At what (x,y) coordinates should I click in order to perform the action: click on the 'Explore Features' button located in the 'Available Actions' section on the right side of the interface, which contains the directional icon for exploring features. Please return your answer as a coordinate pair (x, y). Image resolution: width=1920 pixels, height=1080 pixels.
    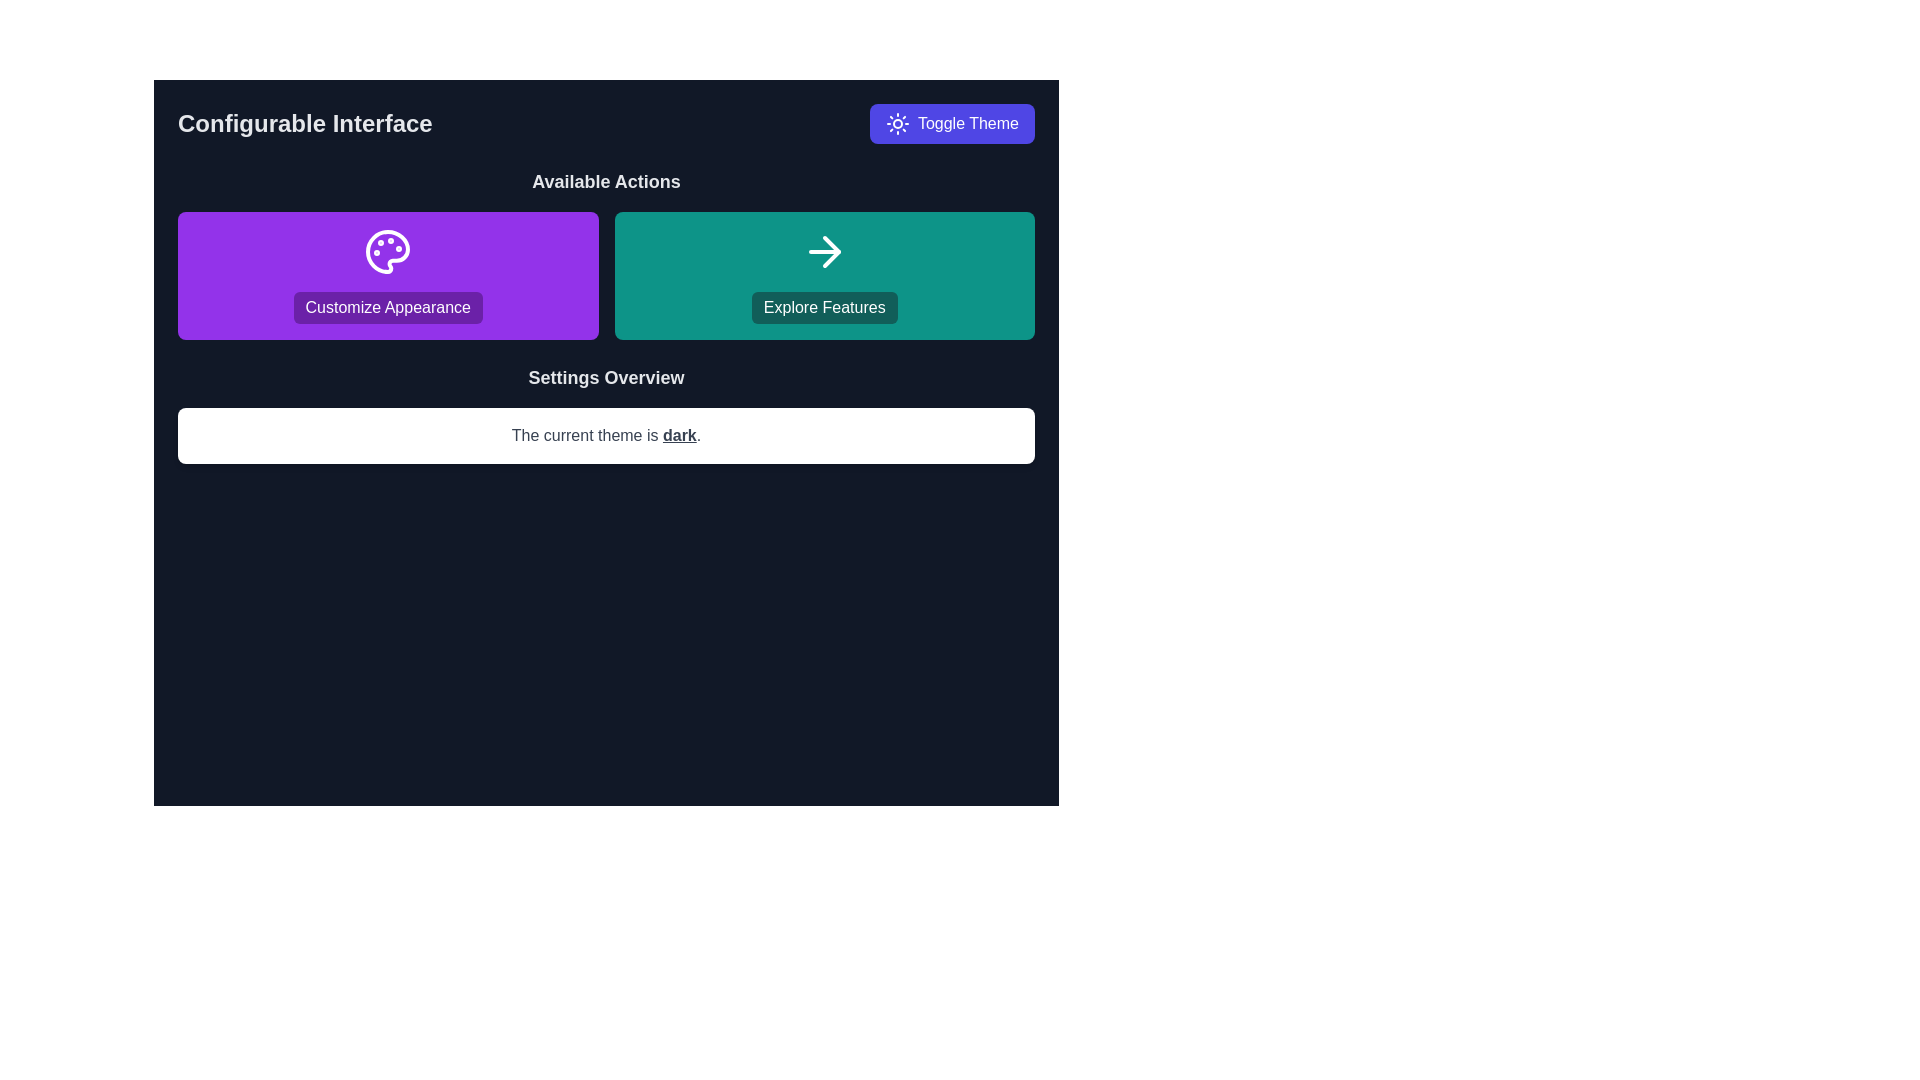
    Looking at the image, I should click on (831, 250).